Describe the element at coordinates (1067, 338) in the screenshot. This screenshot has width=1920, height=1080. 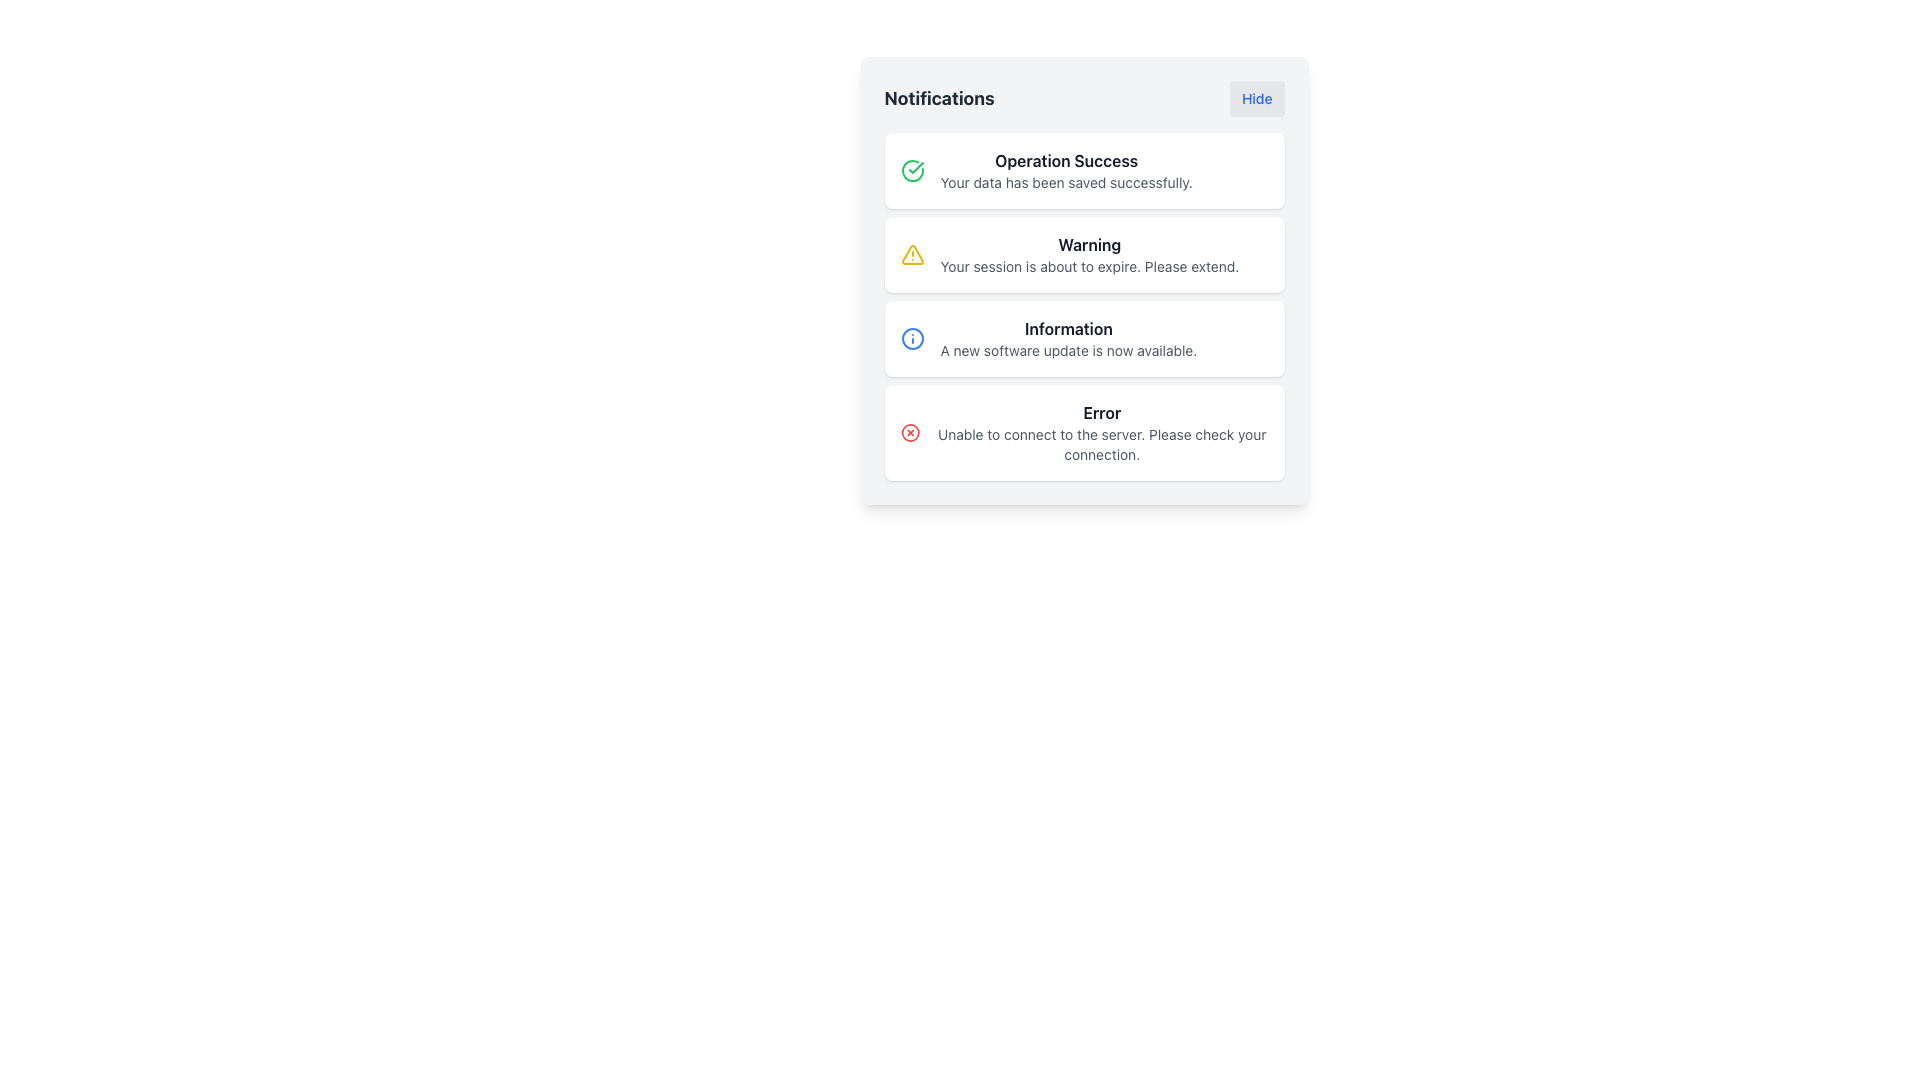
I see `the third TextBlock in the list of notification messages that provides information about a new software update` at that location.